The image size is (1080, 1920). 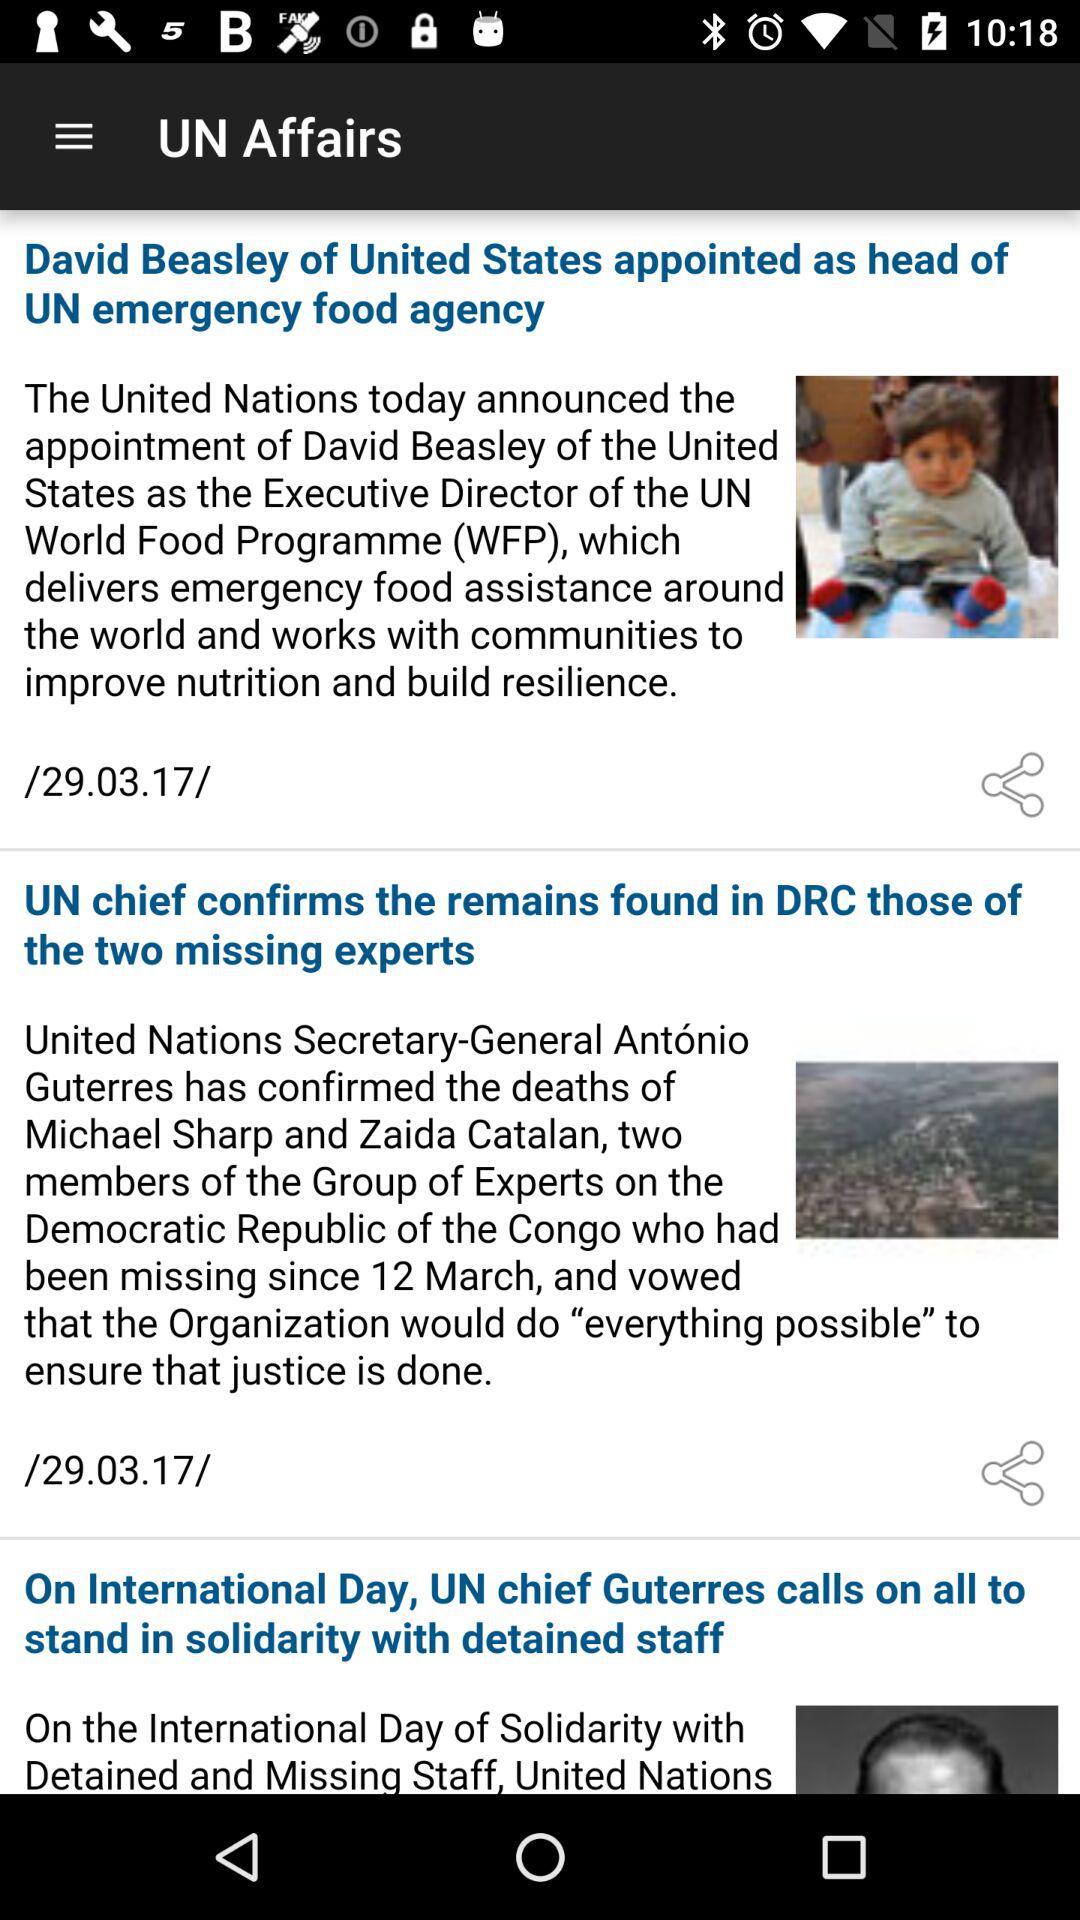 I want to click on share, so click(x=1017, y=1473).